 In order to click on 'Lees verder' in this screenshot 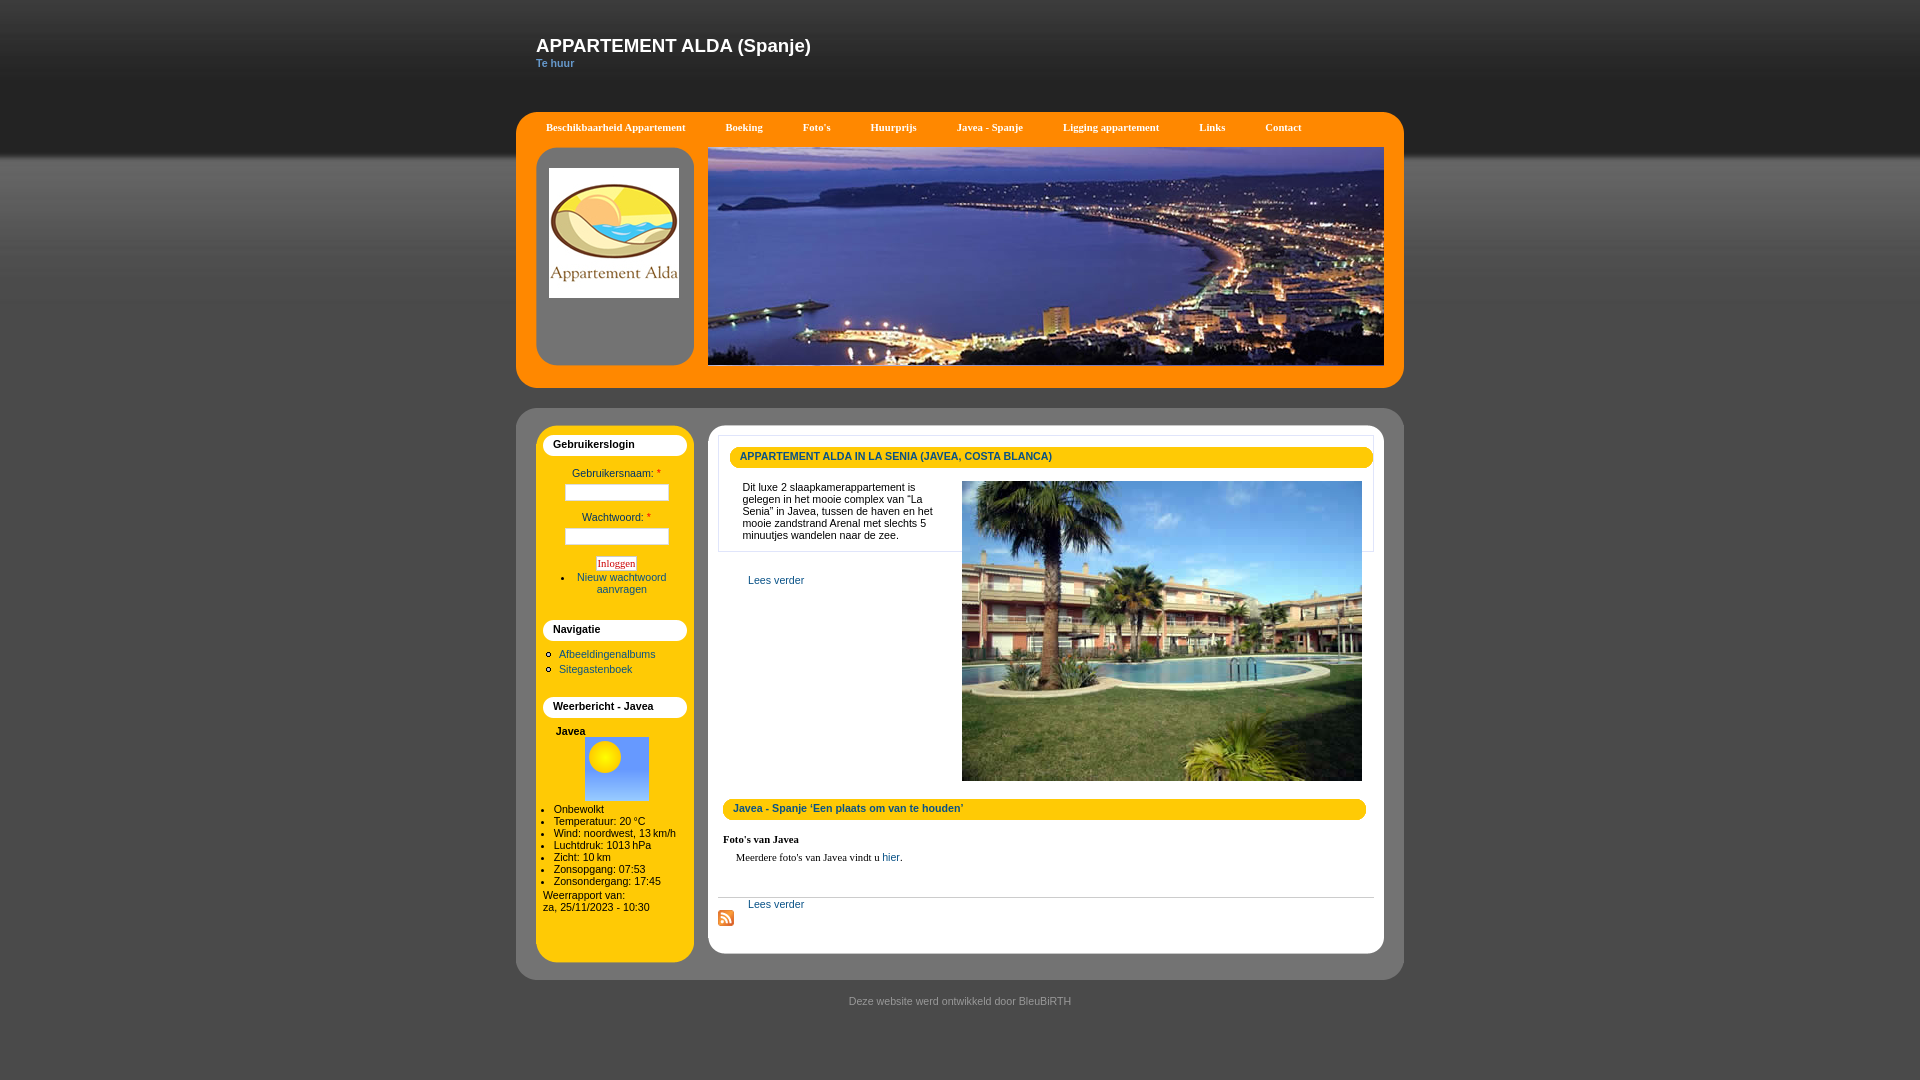, I will do `click(775, 579)`.